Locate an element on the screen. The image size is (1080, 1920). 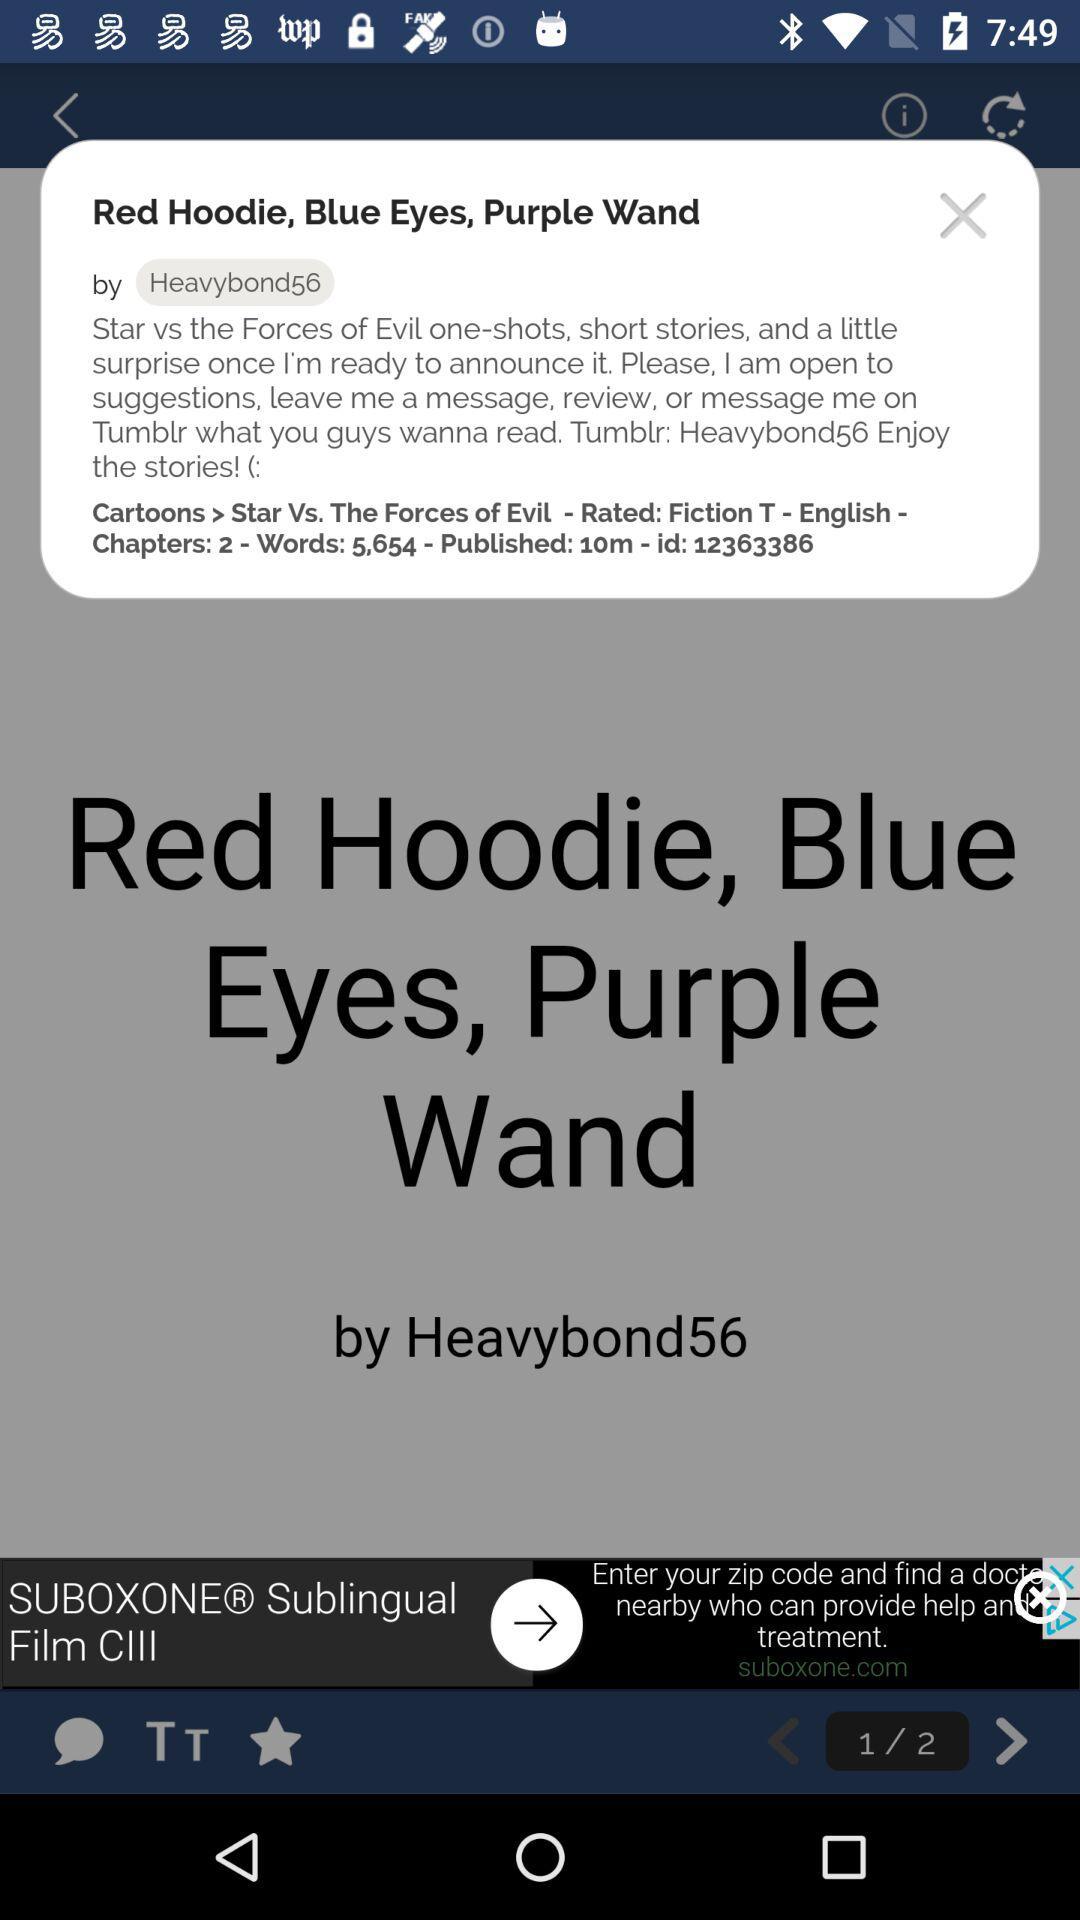
go ahead to the next page is located at coordinates (1011, 1740).